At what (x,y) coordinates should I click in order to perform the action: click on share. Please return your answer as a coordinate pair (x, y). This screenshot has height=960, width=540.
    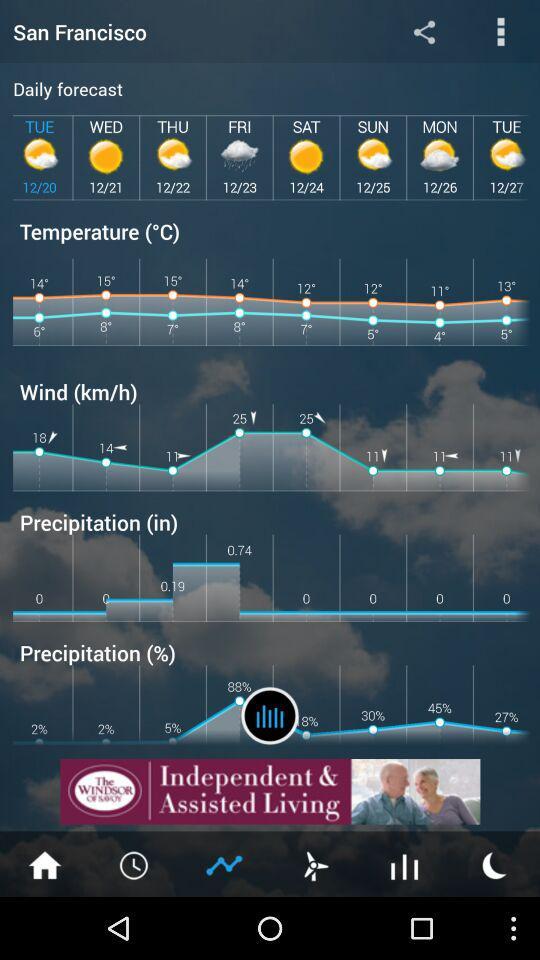
    Looking at the image, I should click on (423, 30).